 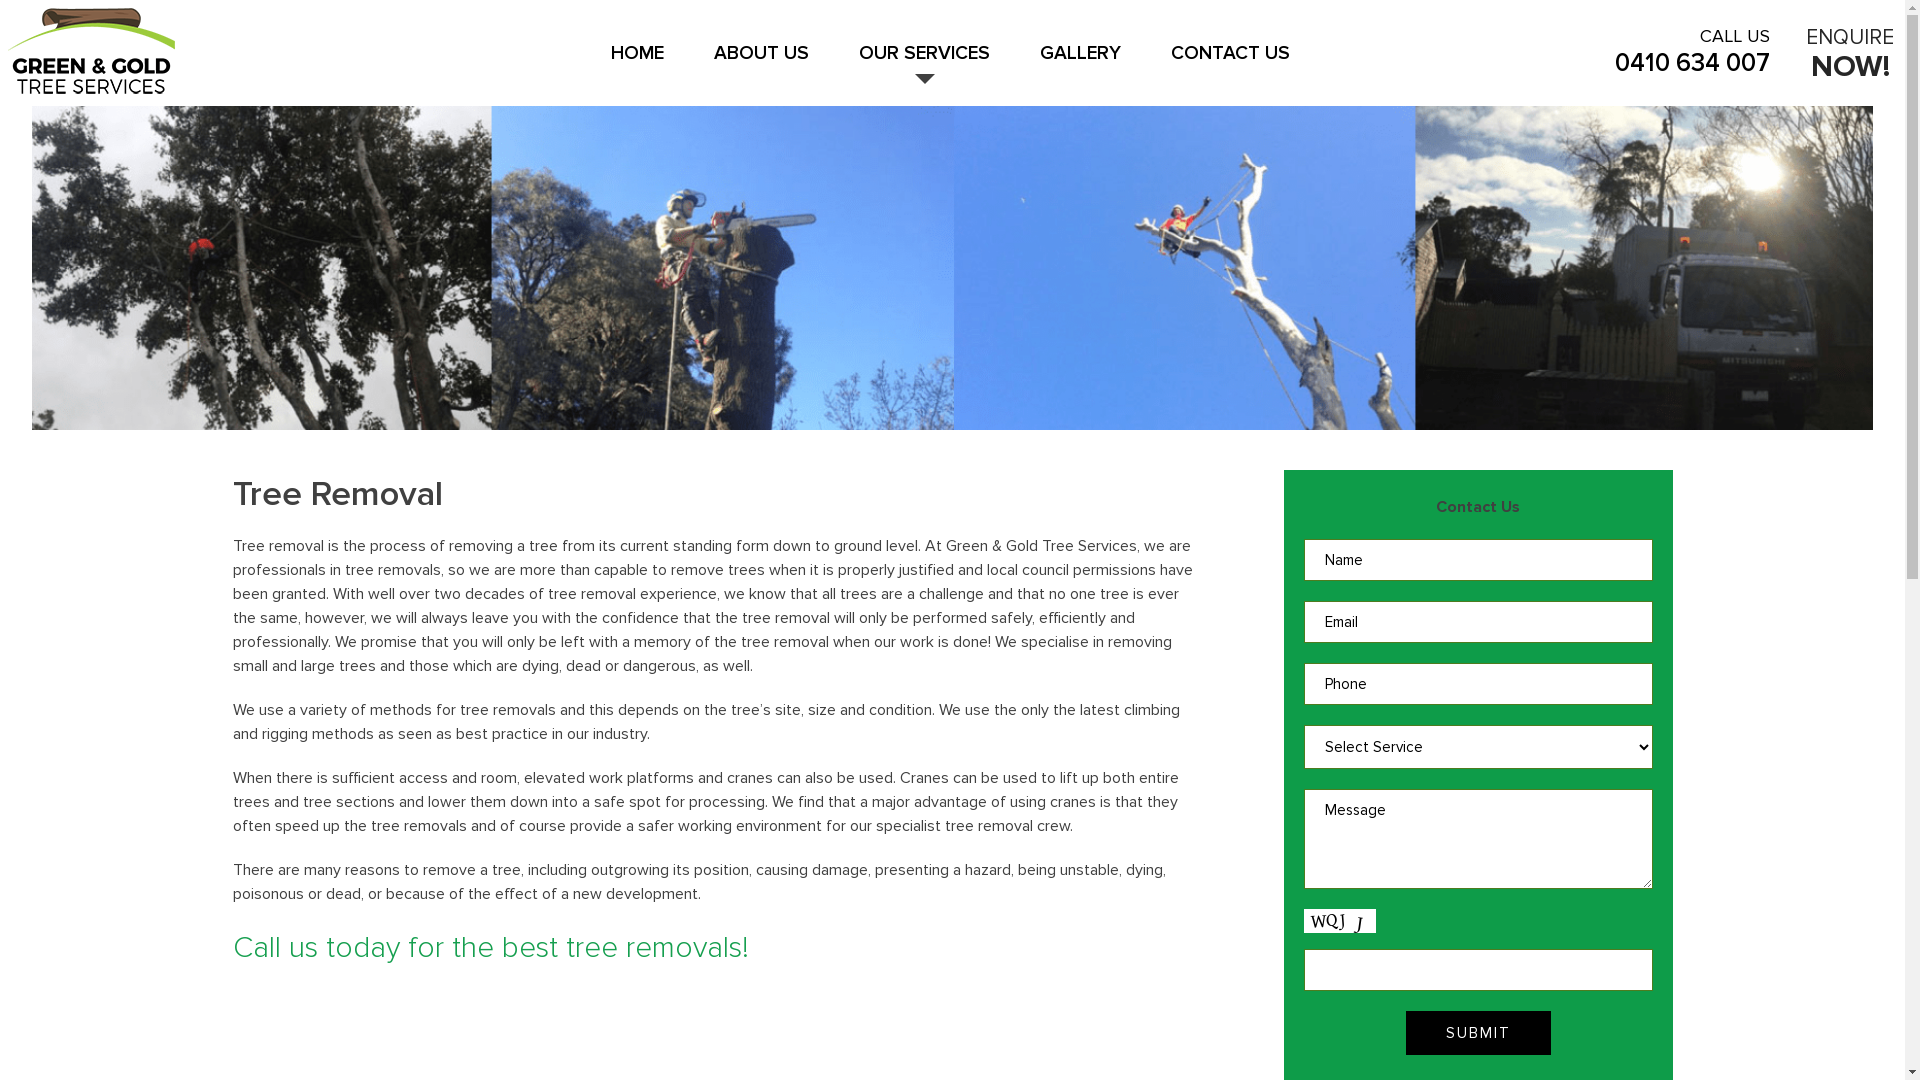 I want to click on 'SUBMIT', so click(x=1478, y=1033).